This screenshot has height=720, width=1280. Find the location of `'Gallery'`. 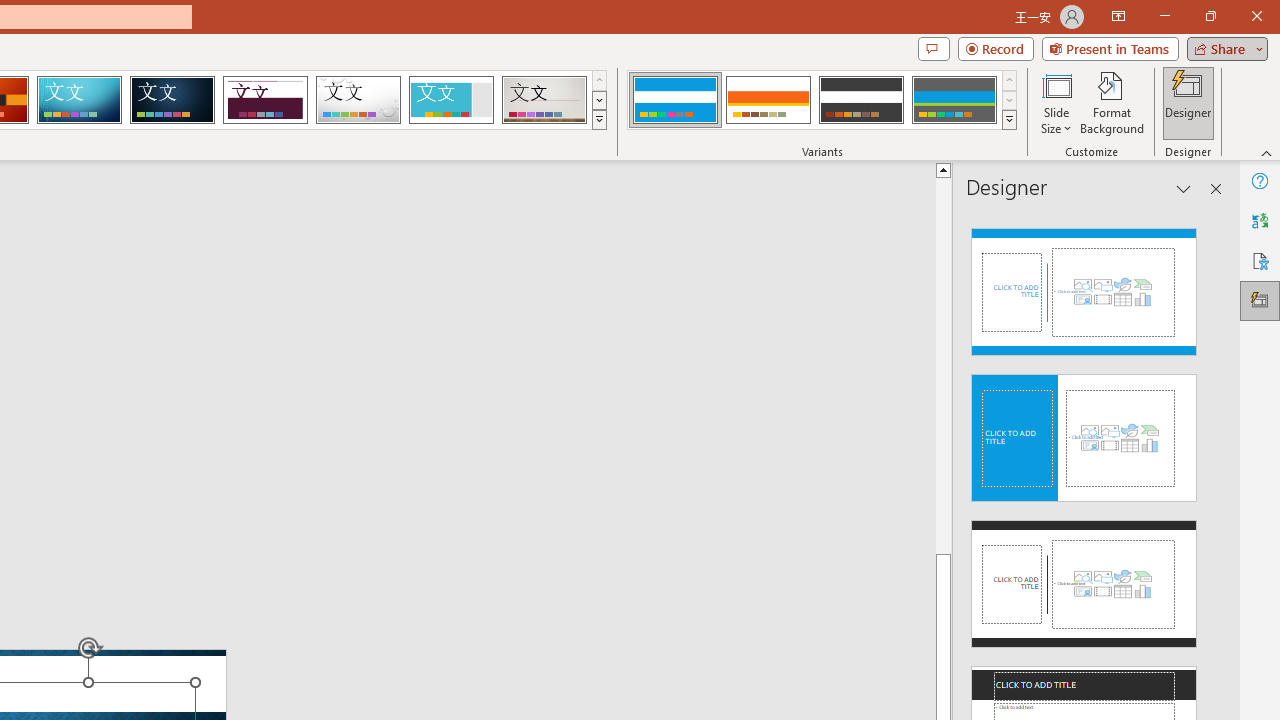

'Gallery' is located at coordinates (544, 100).